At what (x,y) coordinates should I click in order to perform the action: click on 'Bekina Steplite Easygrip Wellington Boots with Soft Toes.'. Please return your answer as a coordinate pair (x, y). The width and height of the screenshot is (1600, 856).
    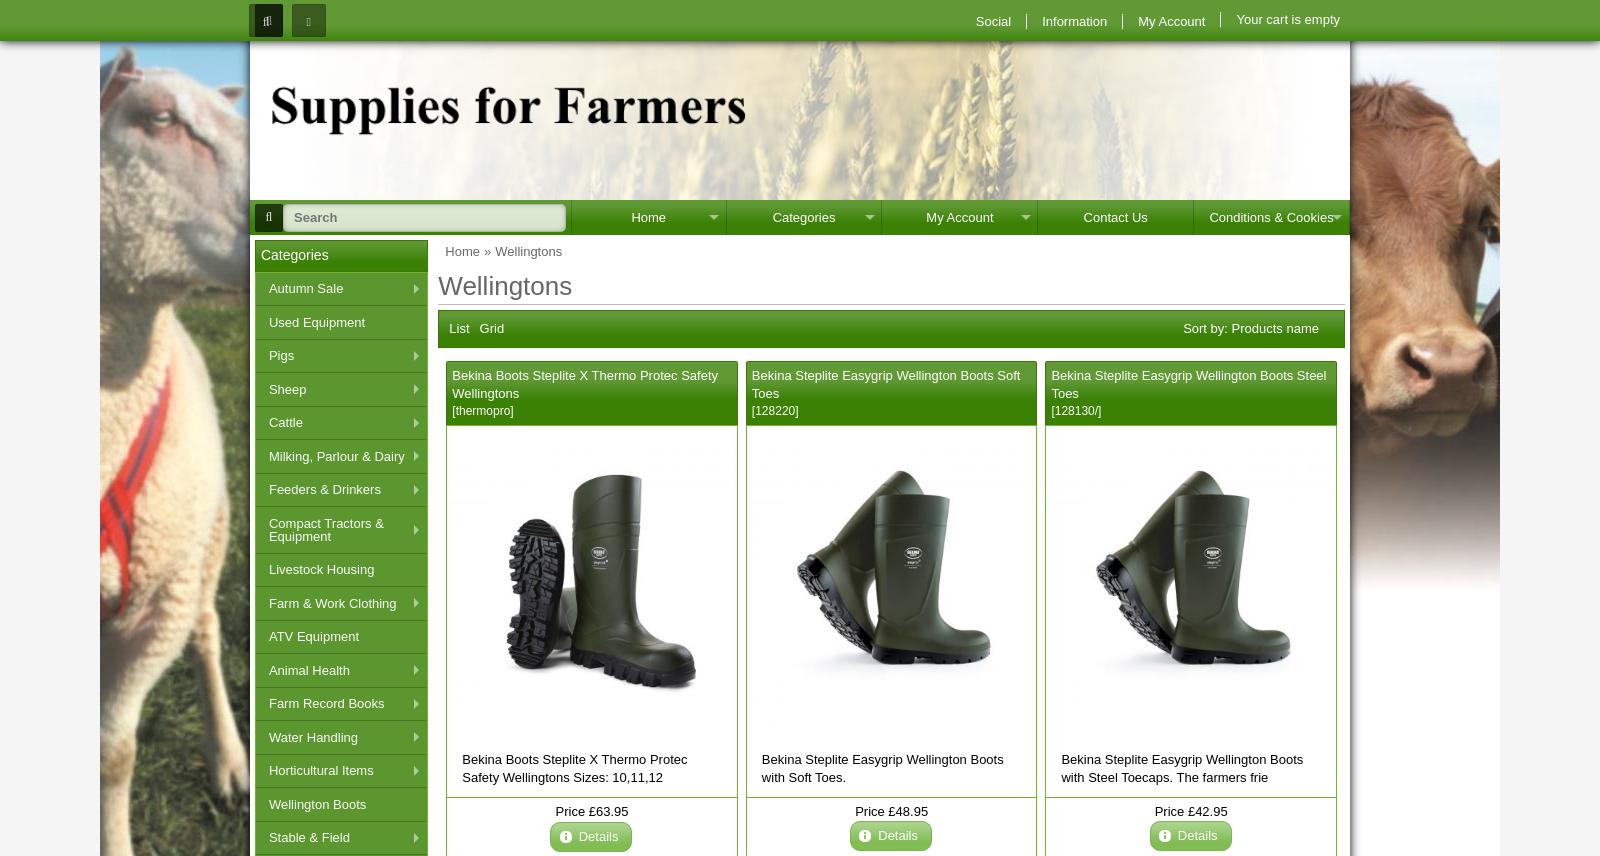
    Looking at the image, I should click on (881, 766).